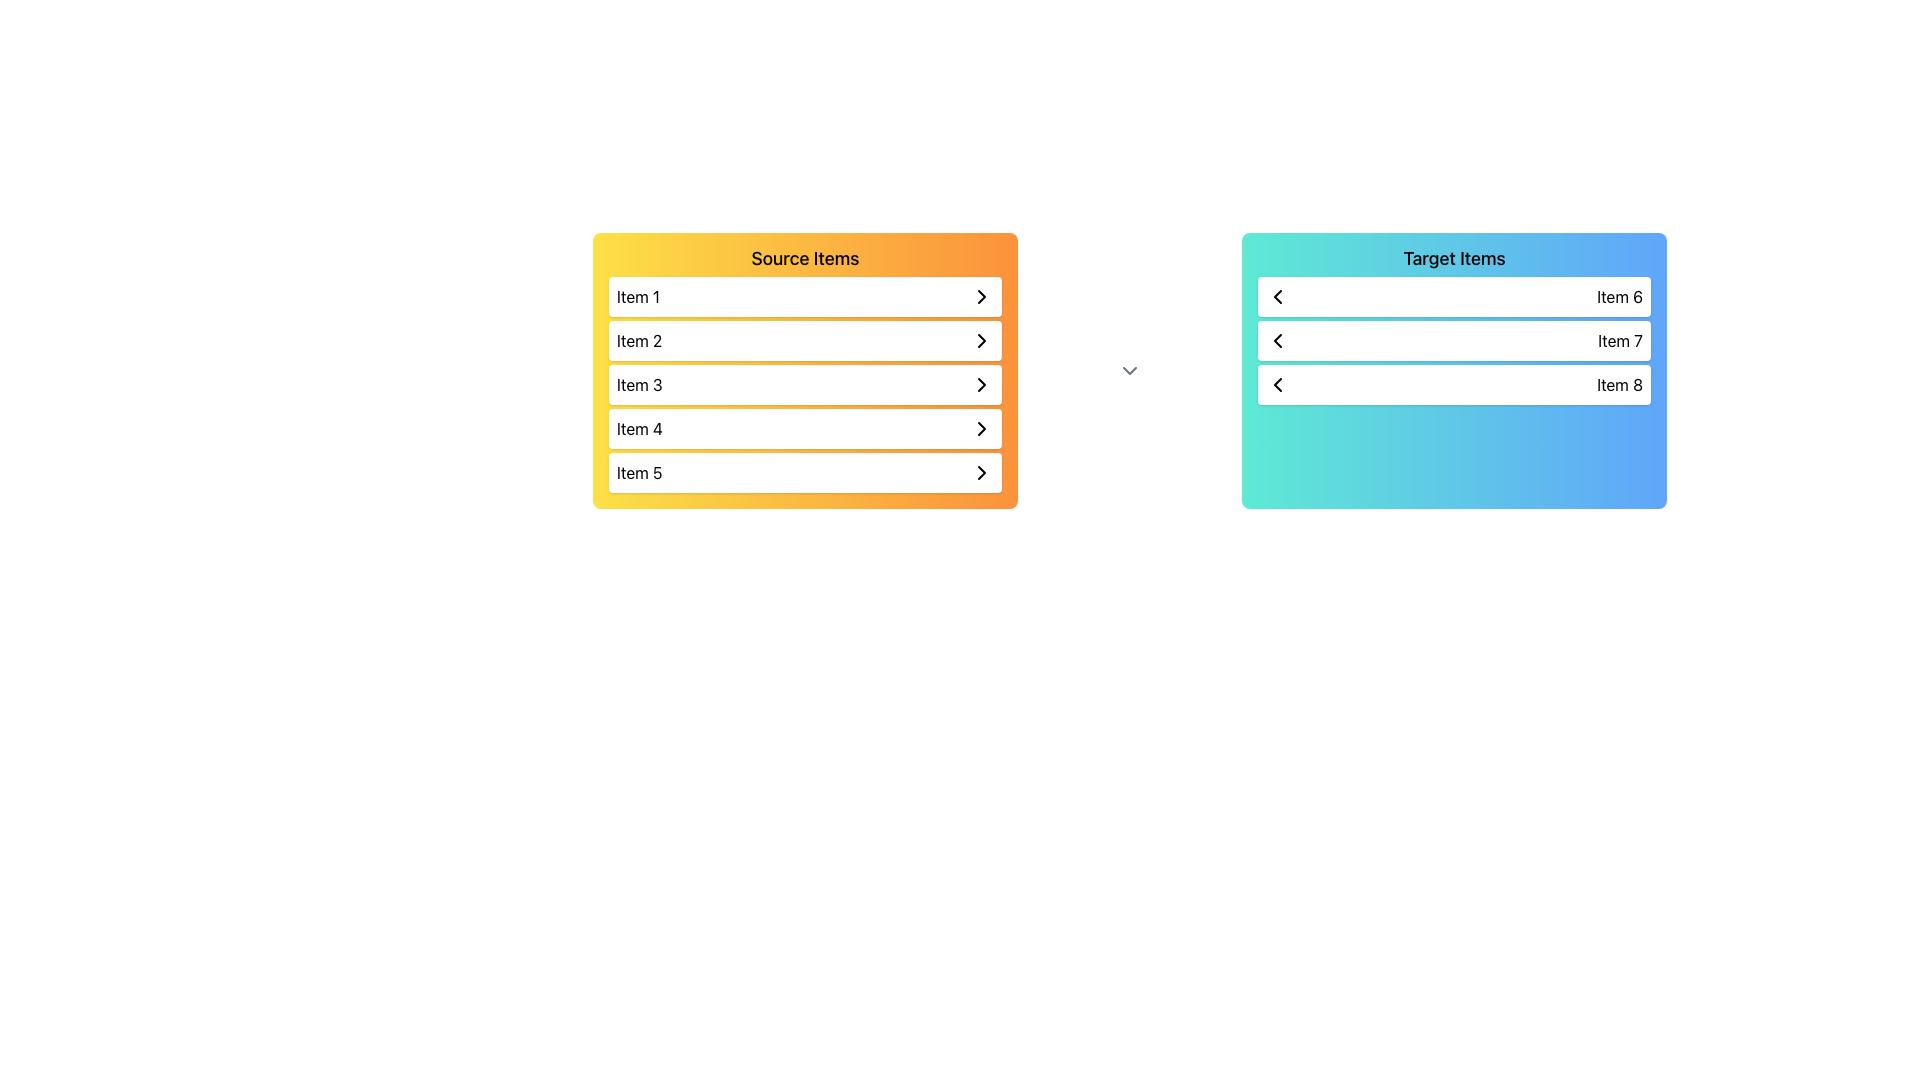 The height and width of the screenshot is (1080, 1920). I want to click on the right-facing chevron arrow icon at the end of the interactive list item box labeled 'Item 5', so click(981, 473).